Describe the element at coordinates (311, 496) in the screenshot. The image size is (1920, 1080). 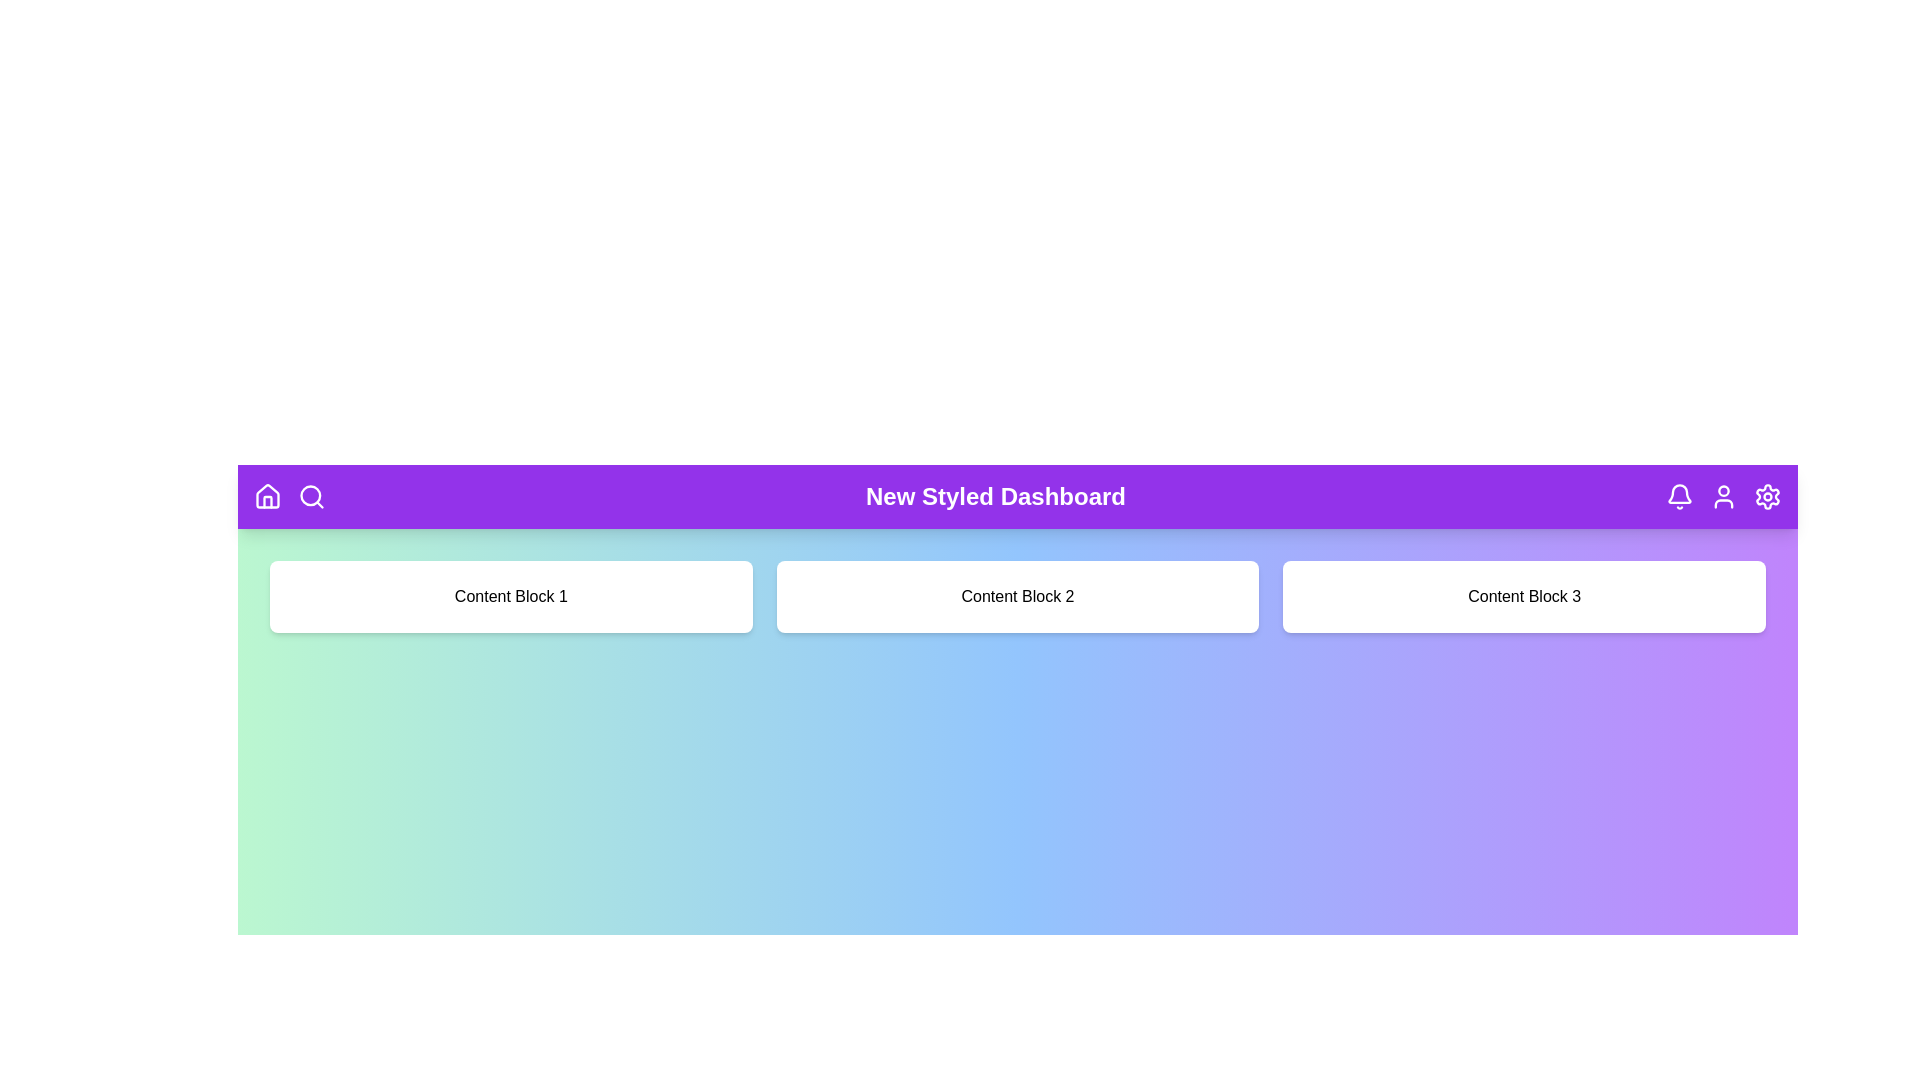
I see `the search icon in the header navigation bar` at that location.